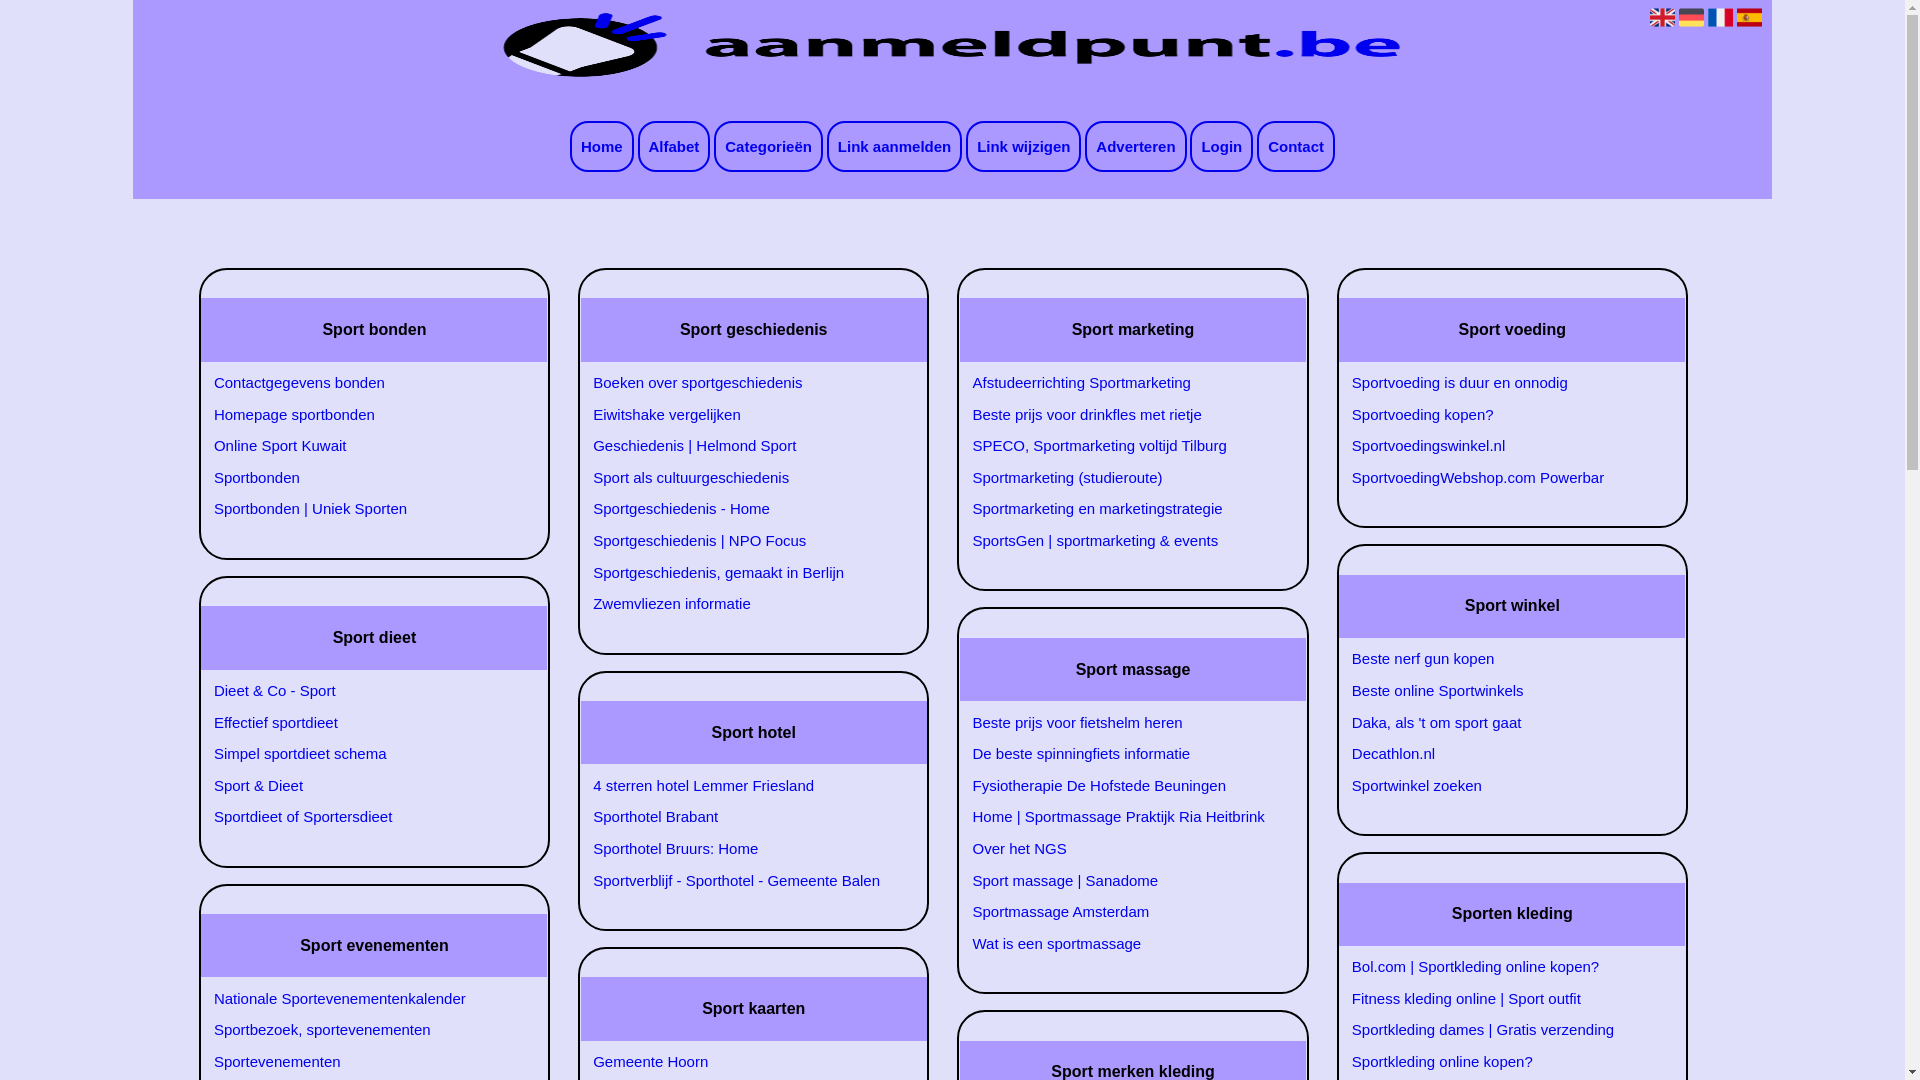 The height and width of the screenshot is (1080, 1920). I want to click on 'Homepage sportbonden', so click(363, 414).